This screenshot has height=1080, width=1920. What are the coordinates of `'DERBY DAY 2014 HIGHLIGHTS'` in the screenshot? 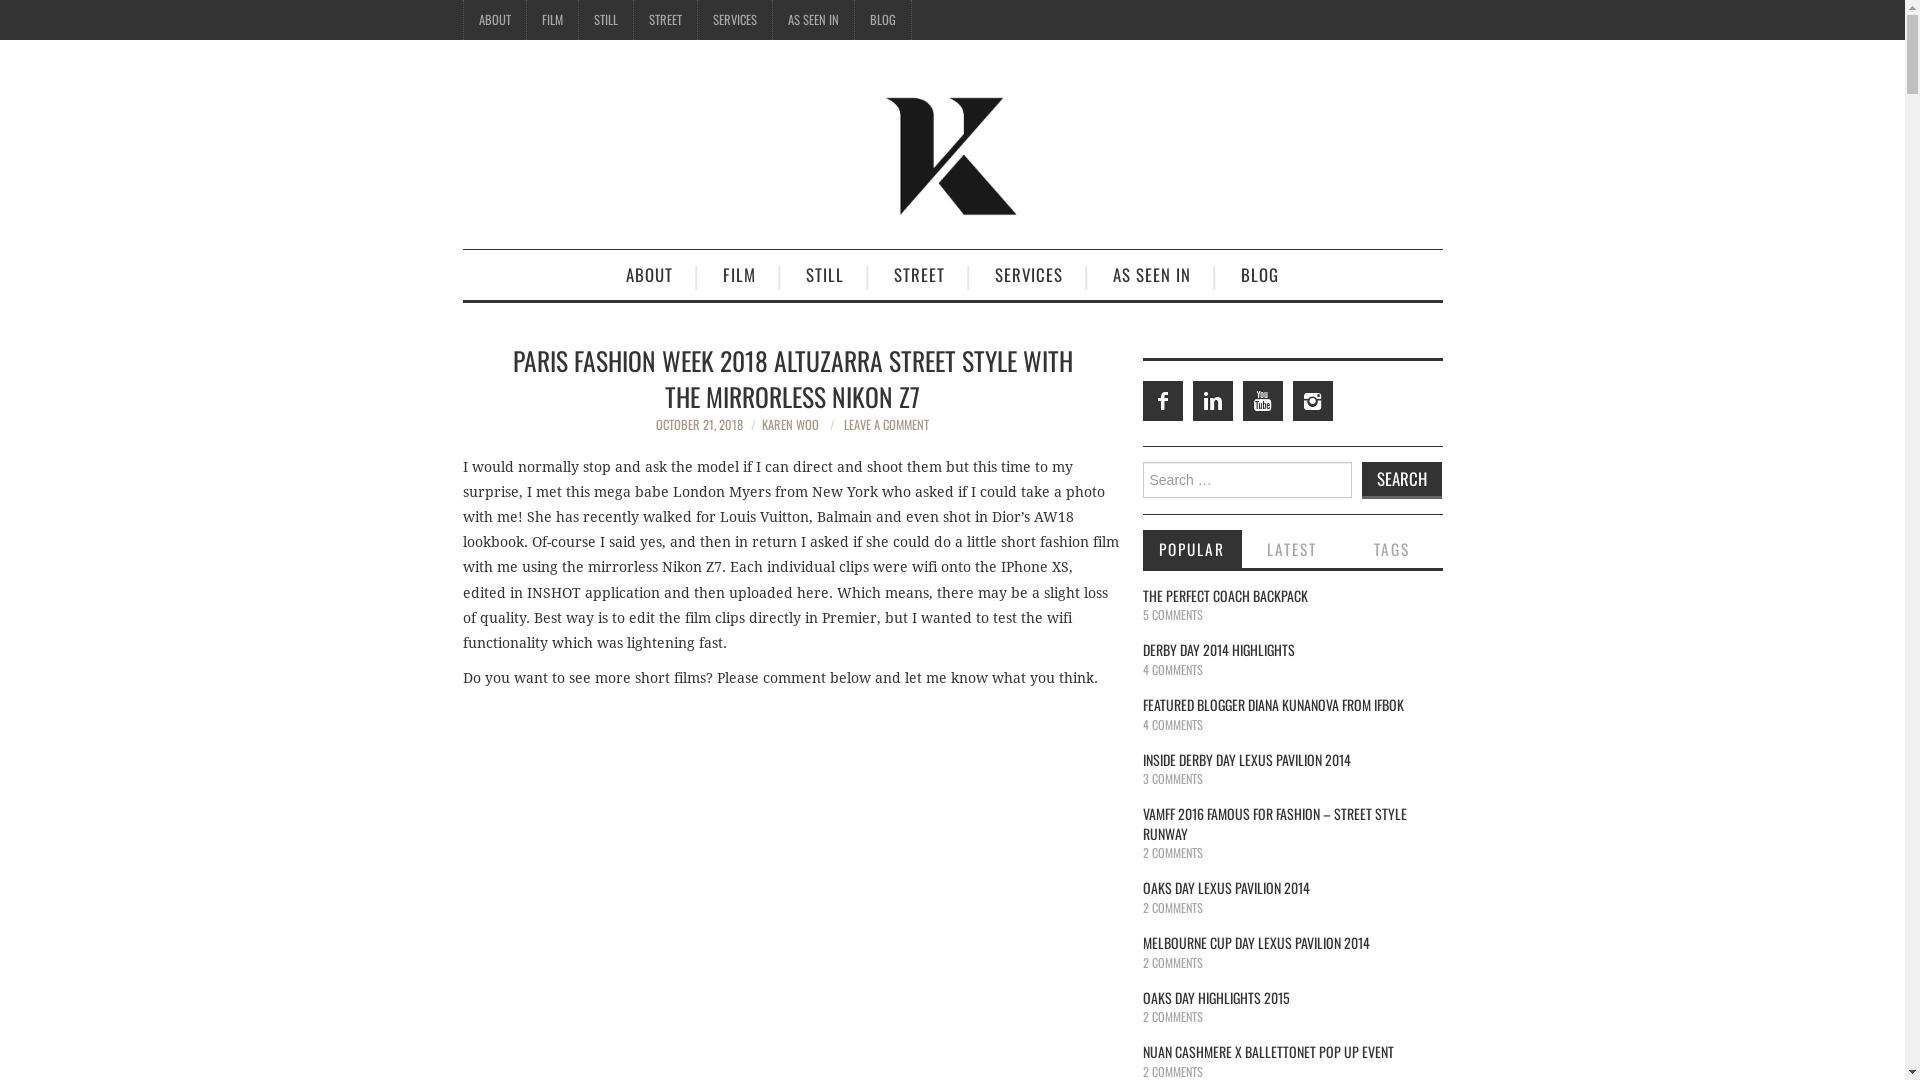 It's located at (1217, 649).